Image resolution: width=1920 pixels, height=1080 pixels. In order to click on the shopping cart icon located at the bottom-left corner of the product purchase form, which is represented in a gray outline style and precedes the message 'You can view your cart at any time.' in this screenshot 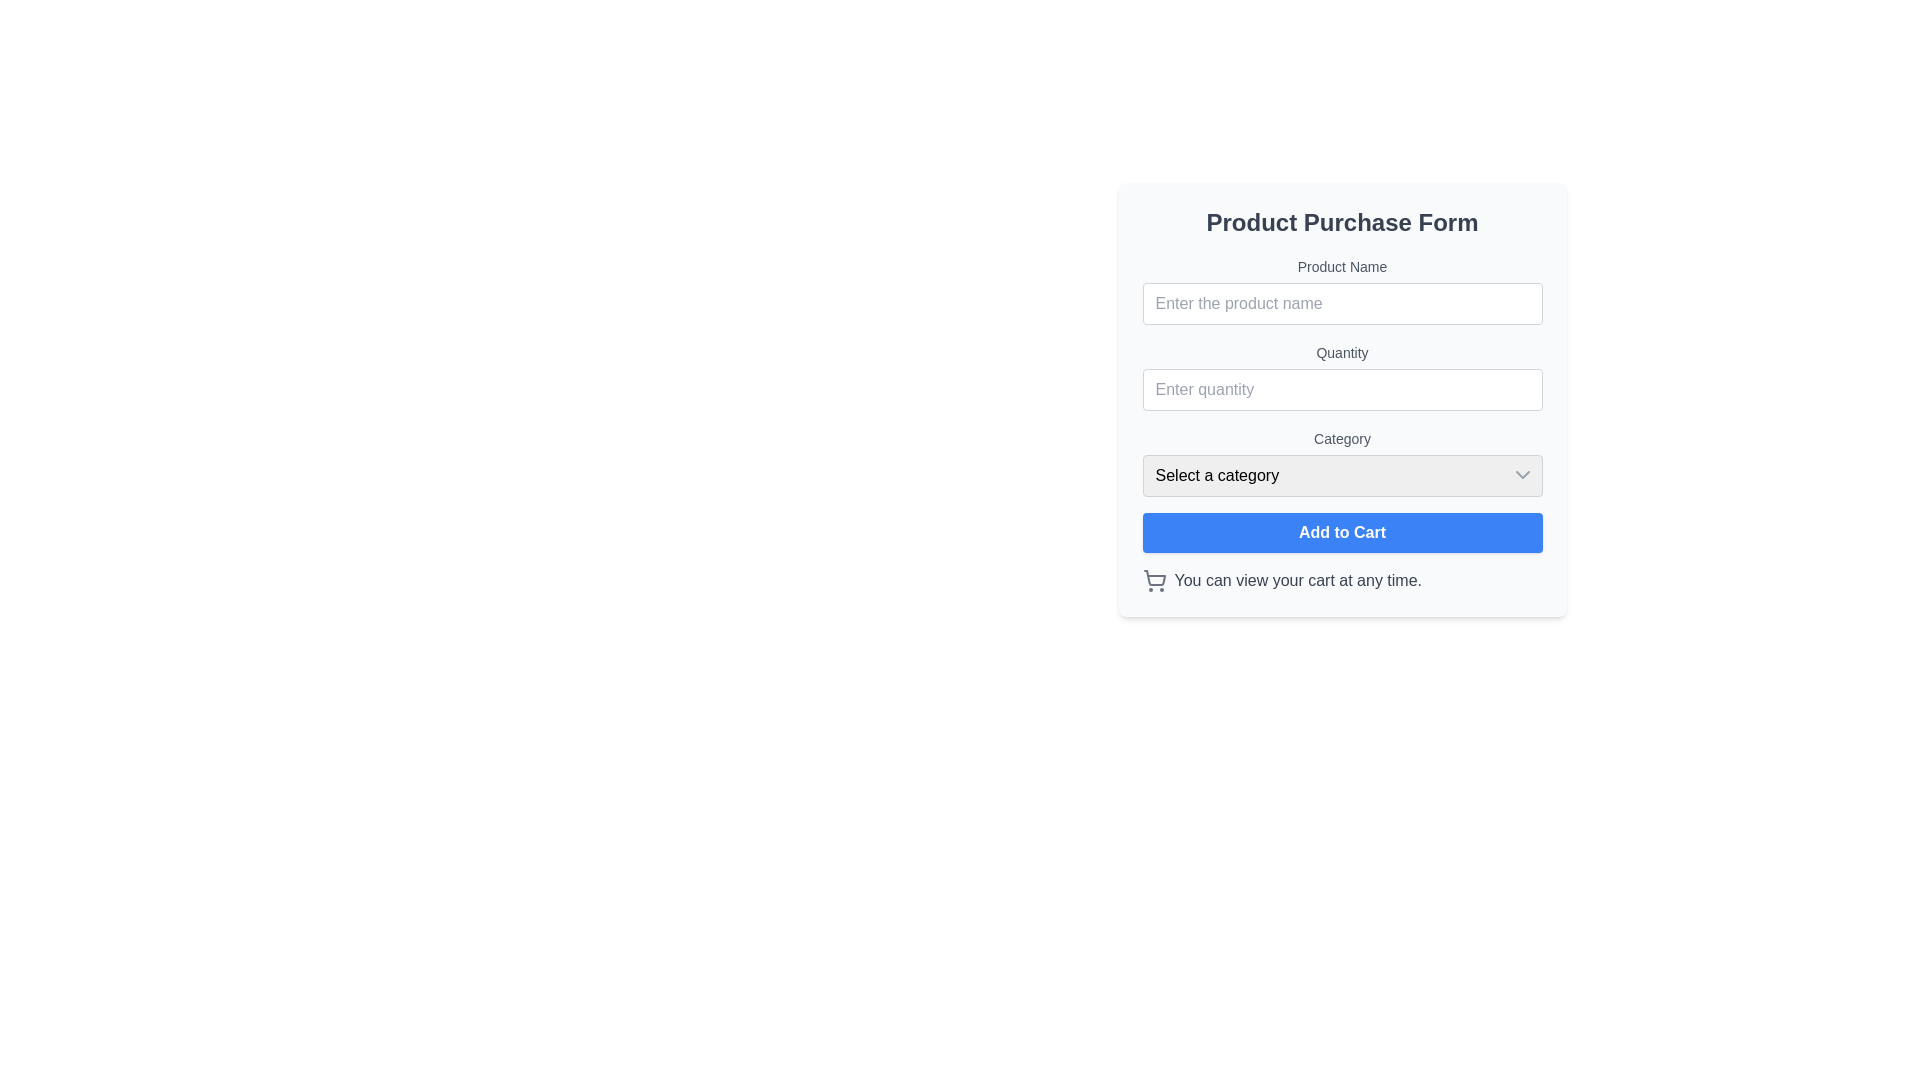, I will do `click(1154, 581)`.